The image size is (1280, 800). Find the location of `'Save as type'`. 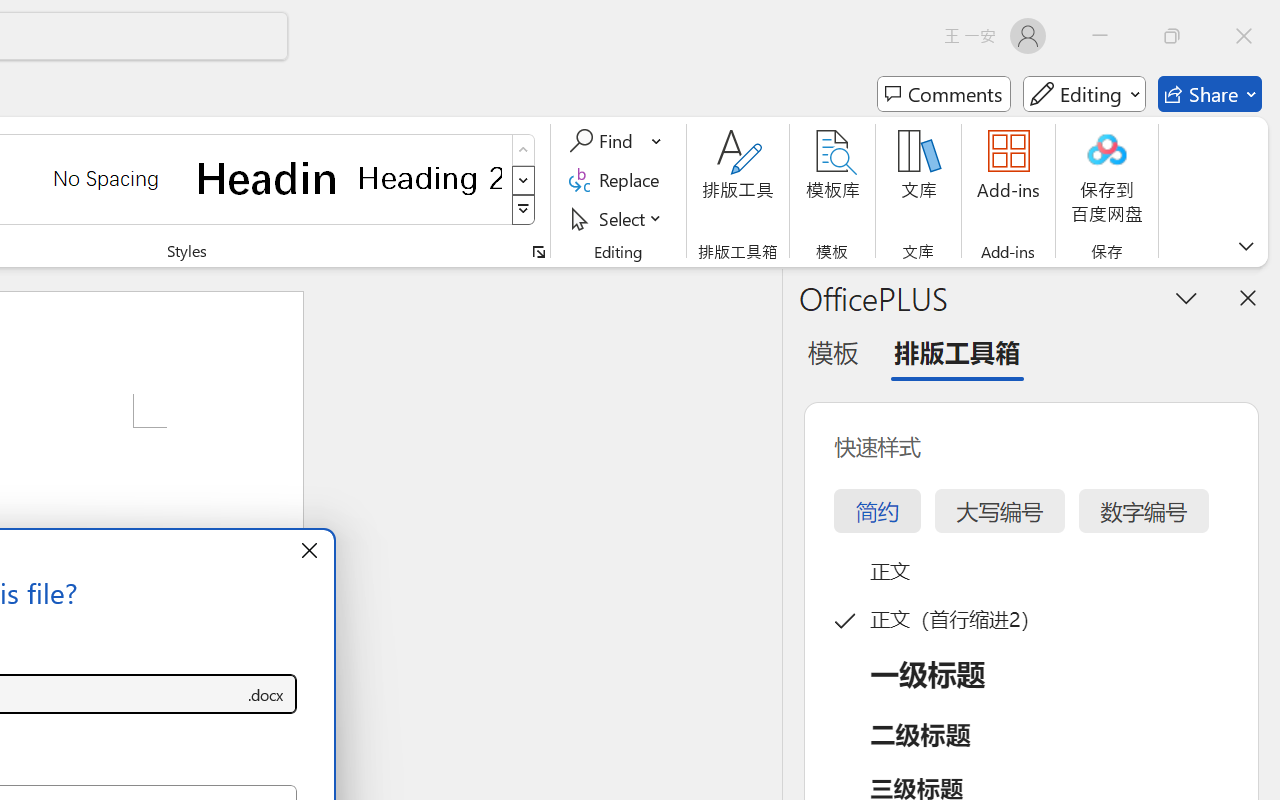

'Save as type' is located at coordinates (264, 694).